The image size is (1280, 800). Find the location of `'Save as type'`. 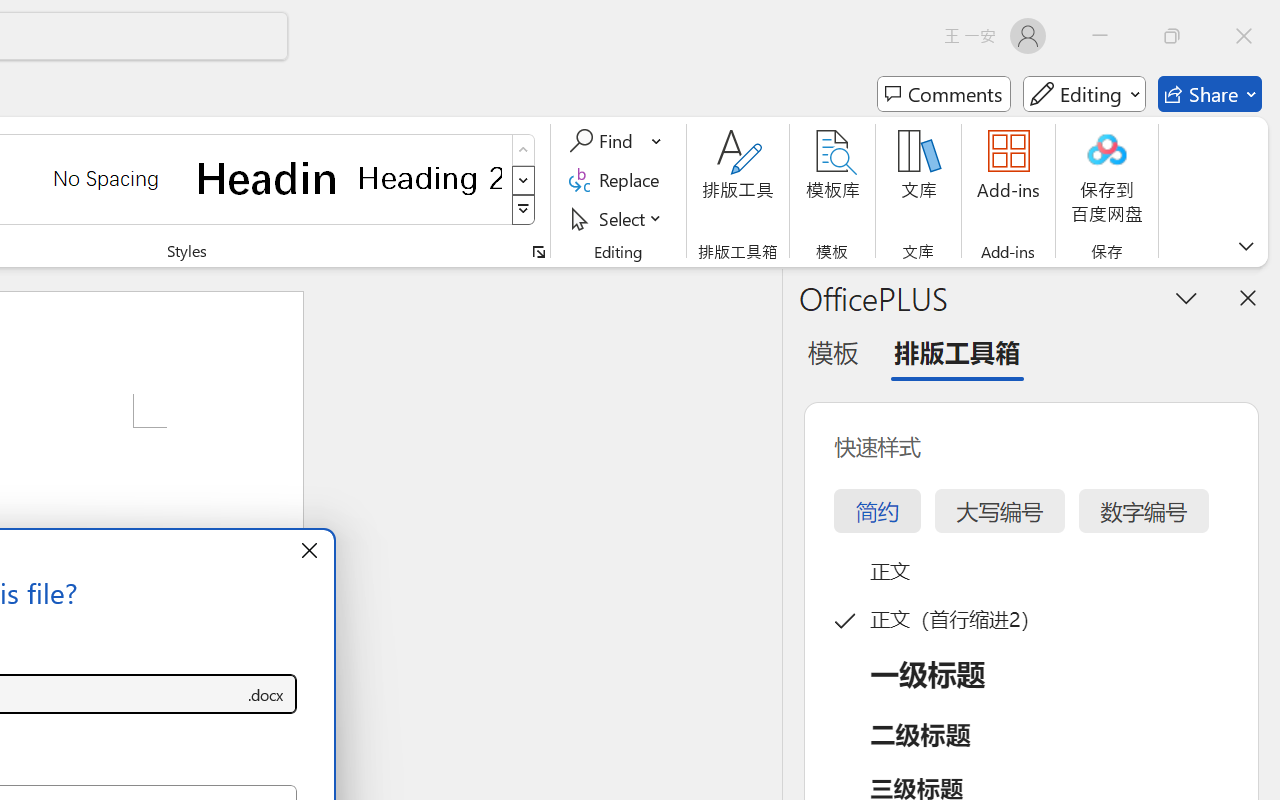

'Save as type' is located at coordinates (264, 694).